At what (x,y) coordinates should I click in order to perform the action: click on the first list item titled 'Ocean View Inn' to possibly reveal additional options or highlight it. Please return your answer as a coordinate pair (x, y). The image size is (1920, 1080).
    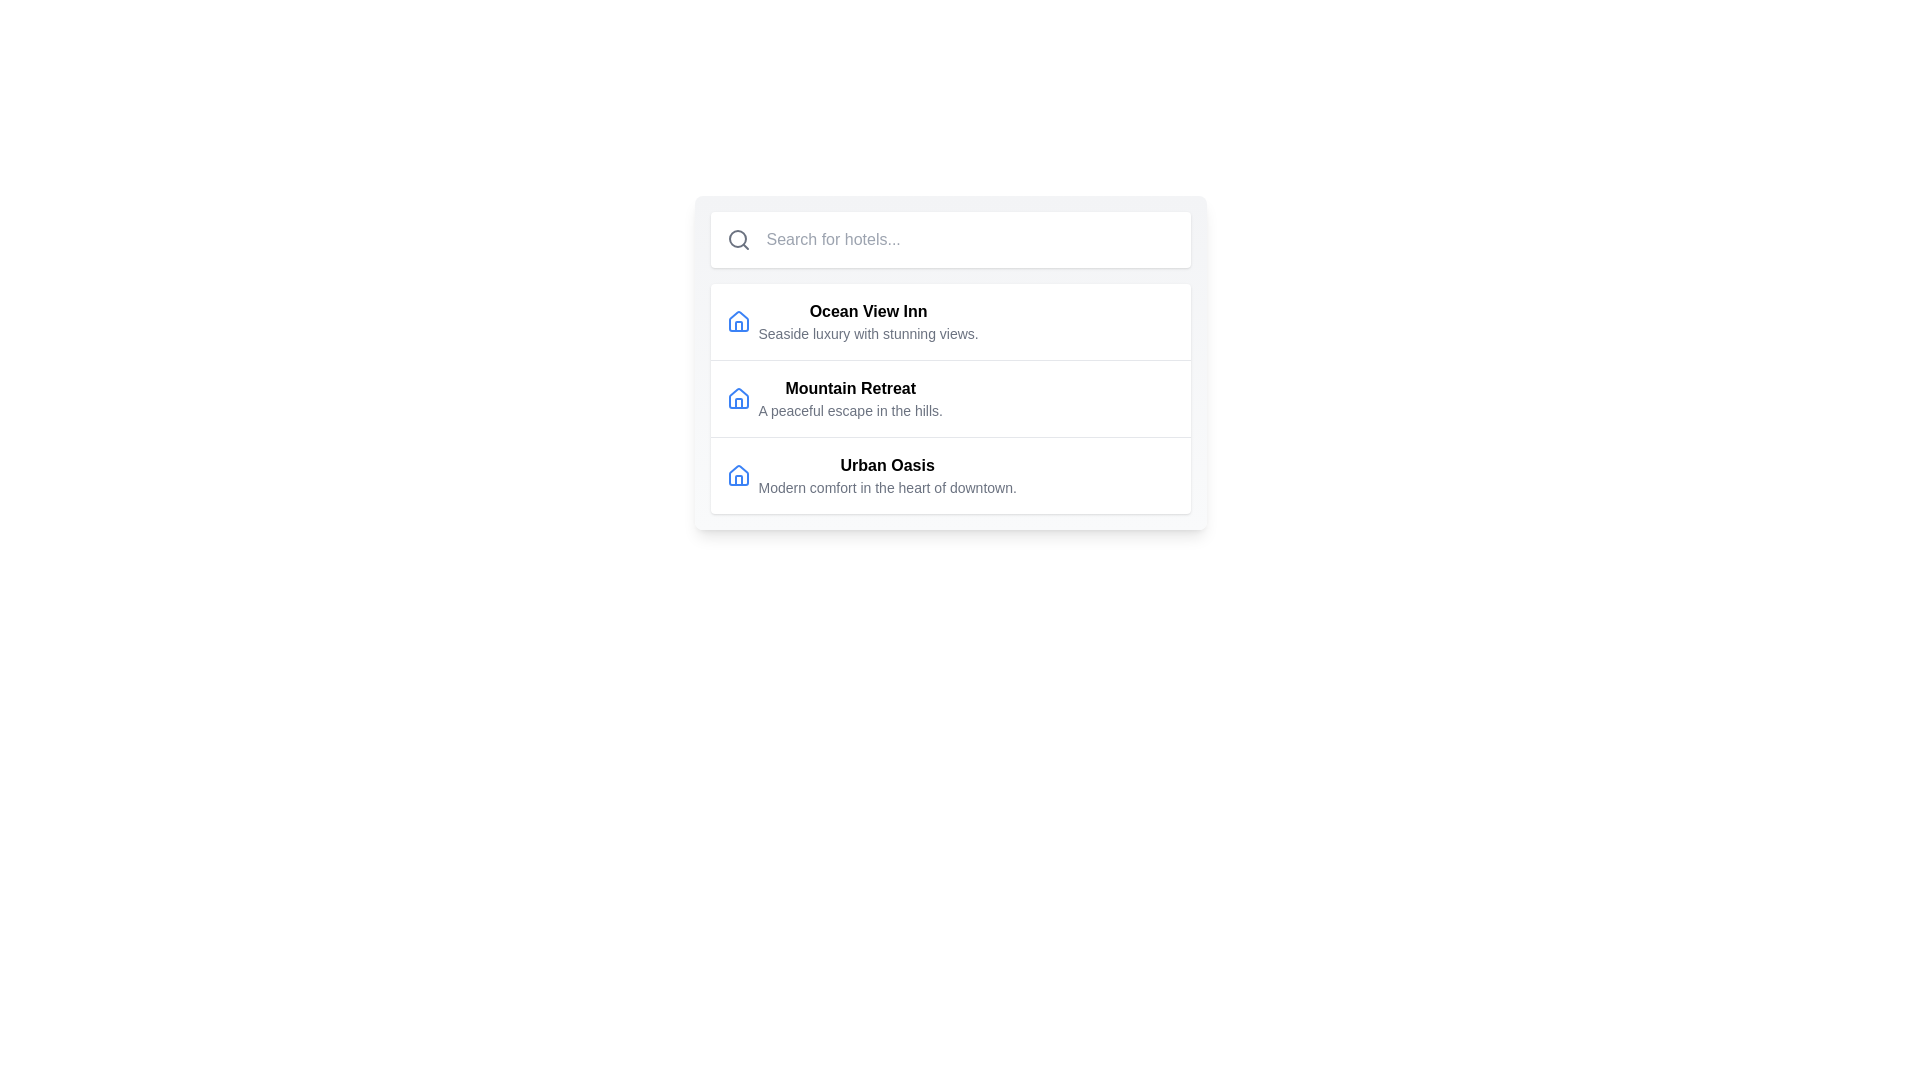
    Looking at the image, I should click on (949, 320).